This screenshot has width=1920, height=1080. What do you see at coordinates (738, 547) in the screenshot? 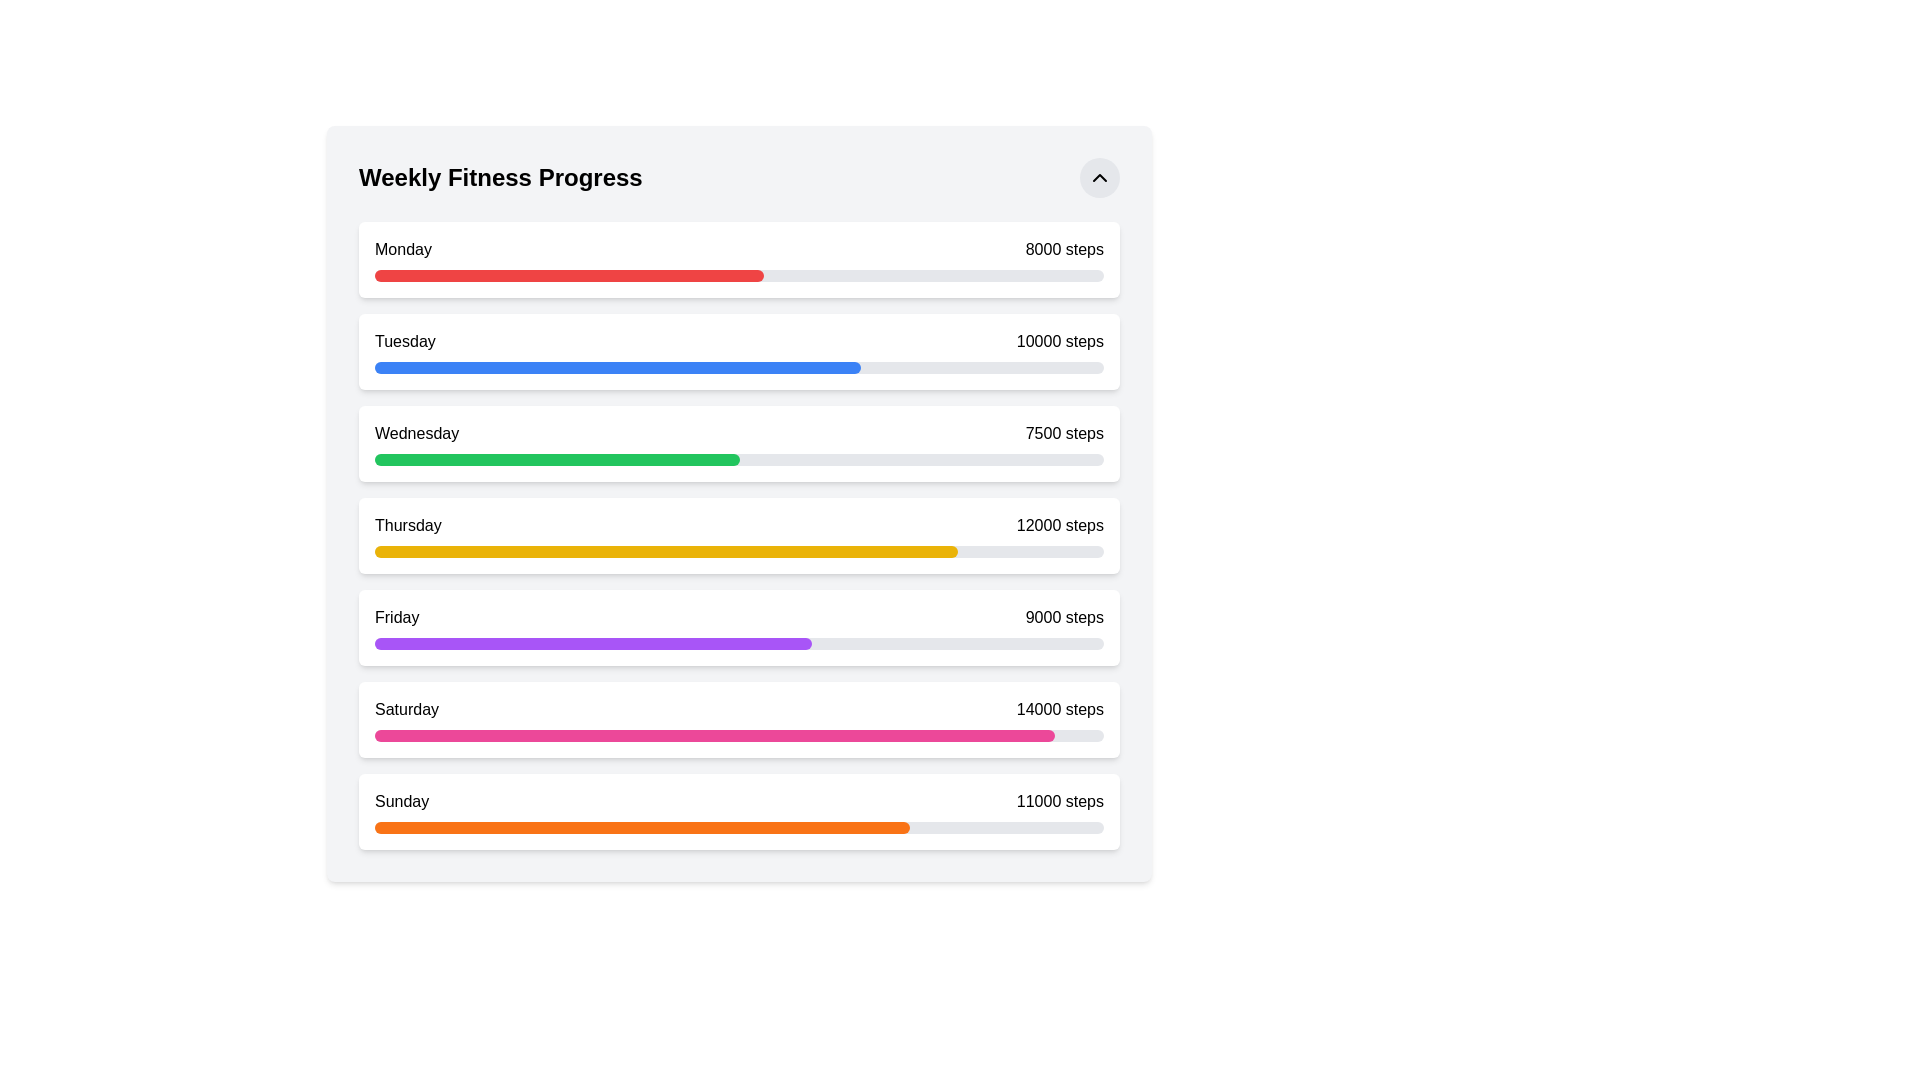
I see `the progress bar indicating 80% completion within the card labeled 'Thursday - 12000 steps', positioned second from the bottom` at bounding box center [738, 547].